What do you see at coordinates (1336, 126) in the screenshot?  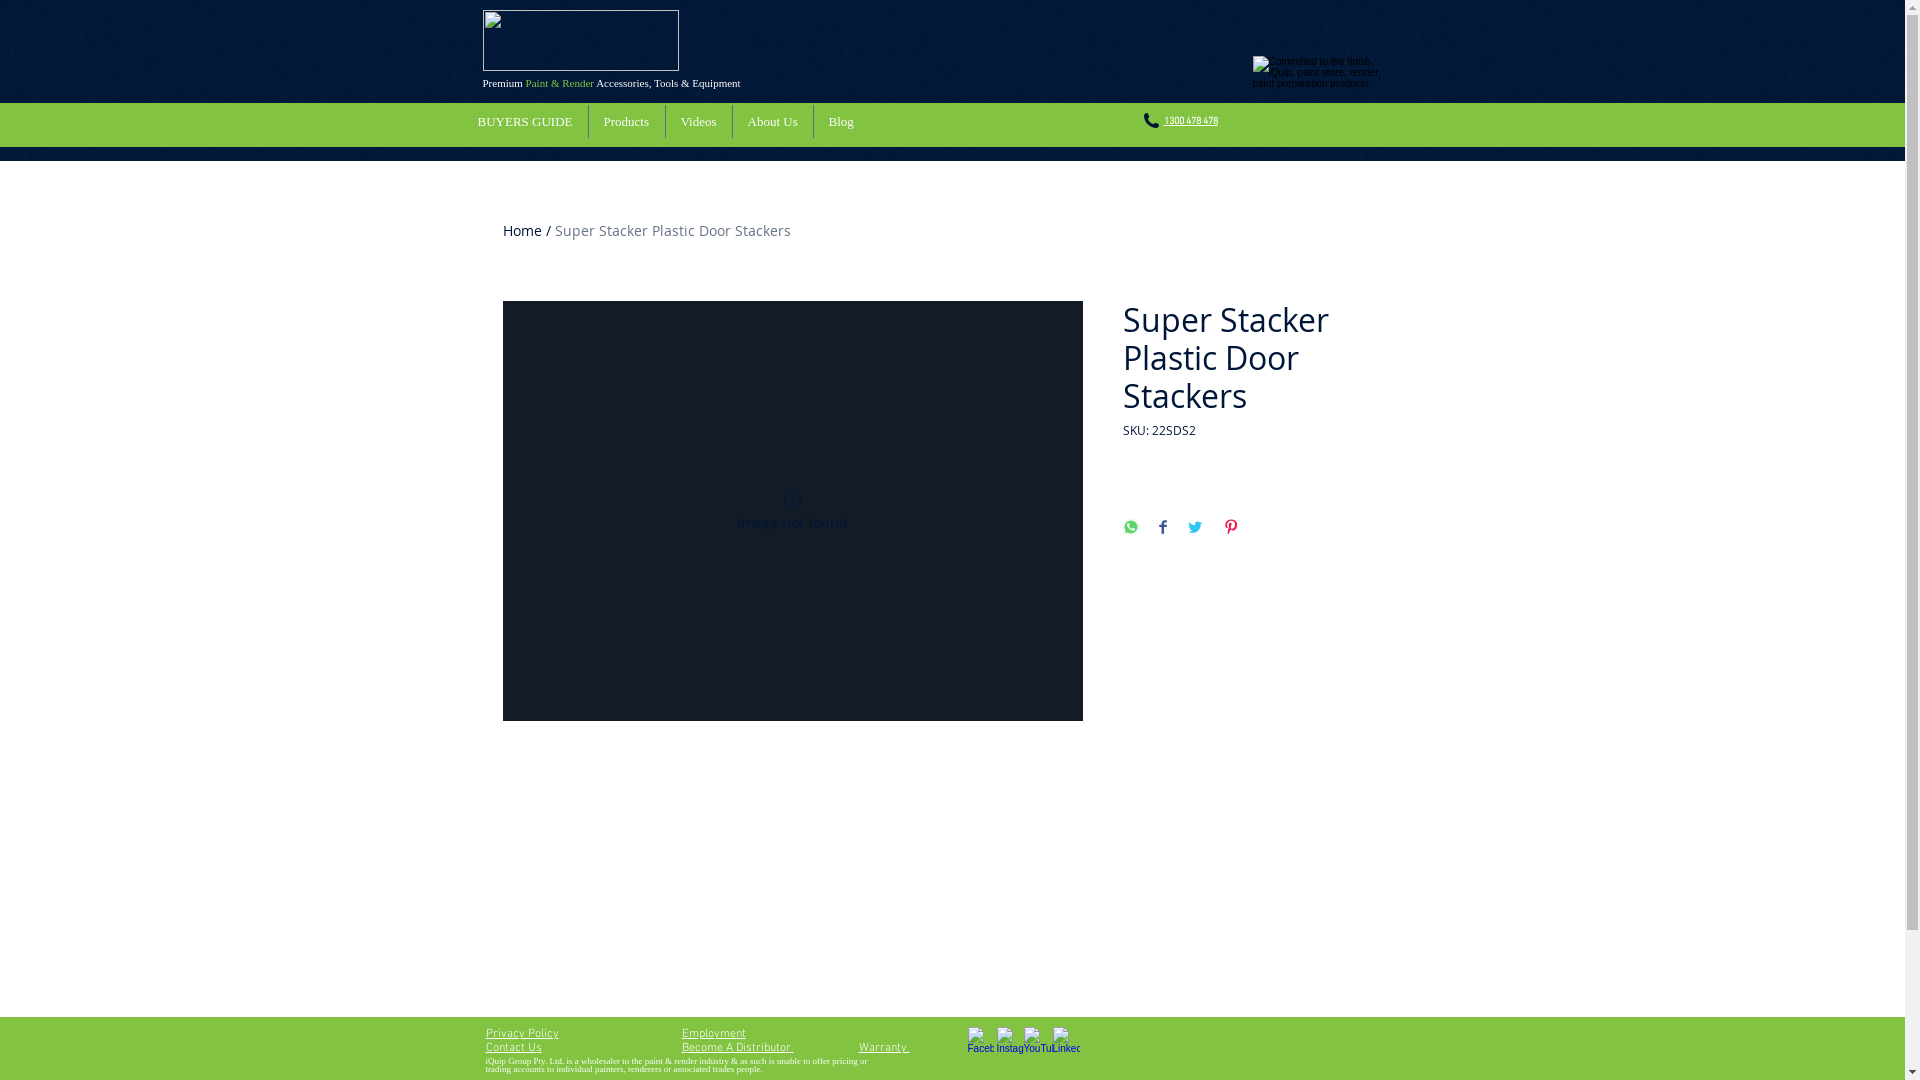 I see `'Site Search'` at bounding box center [1336, 126].